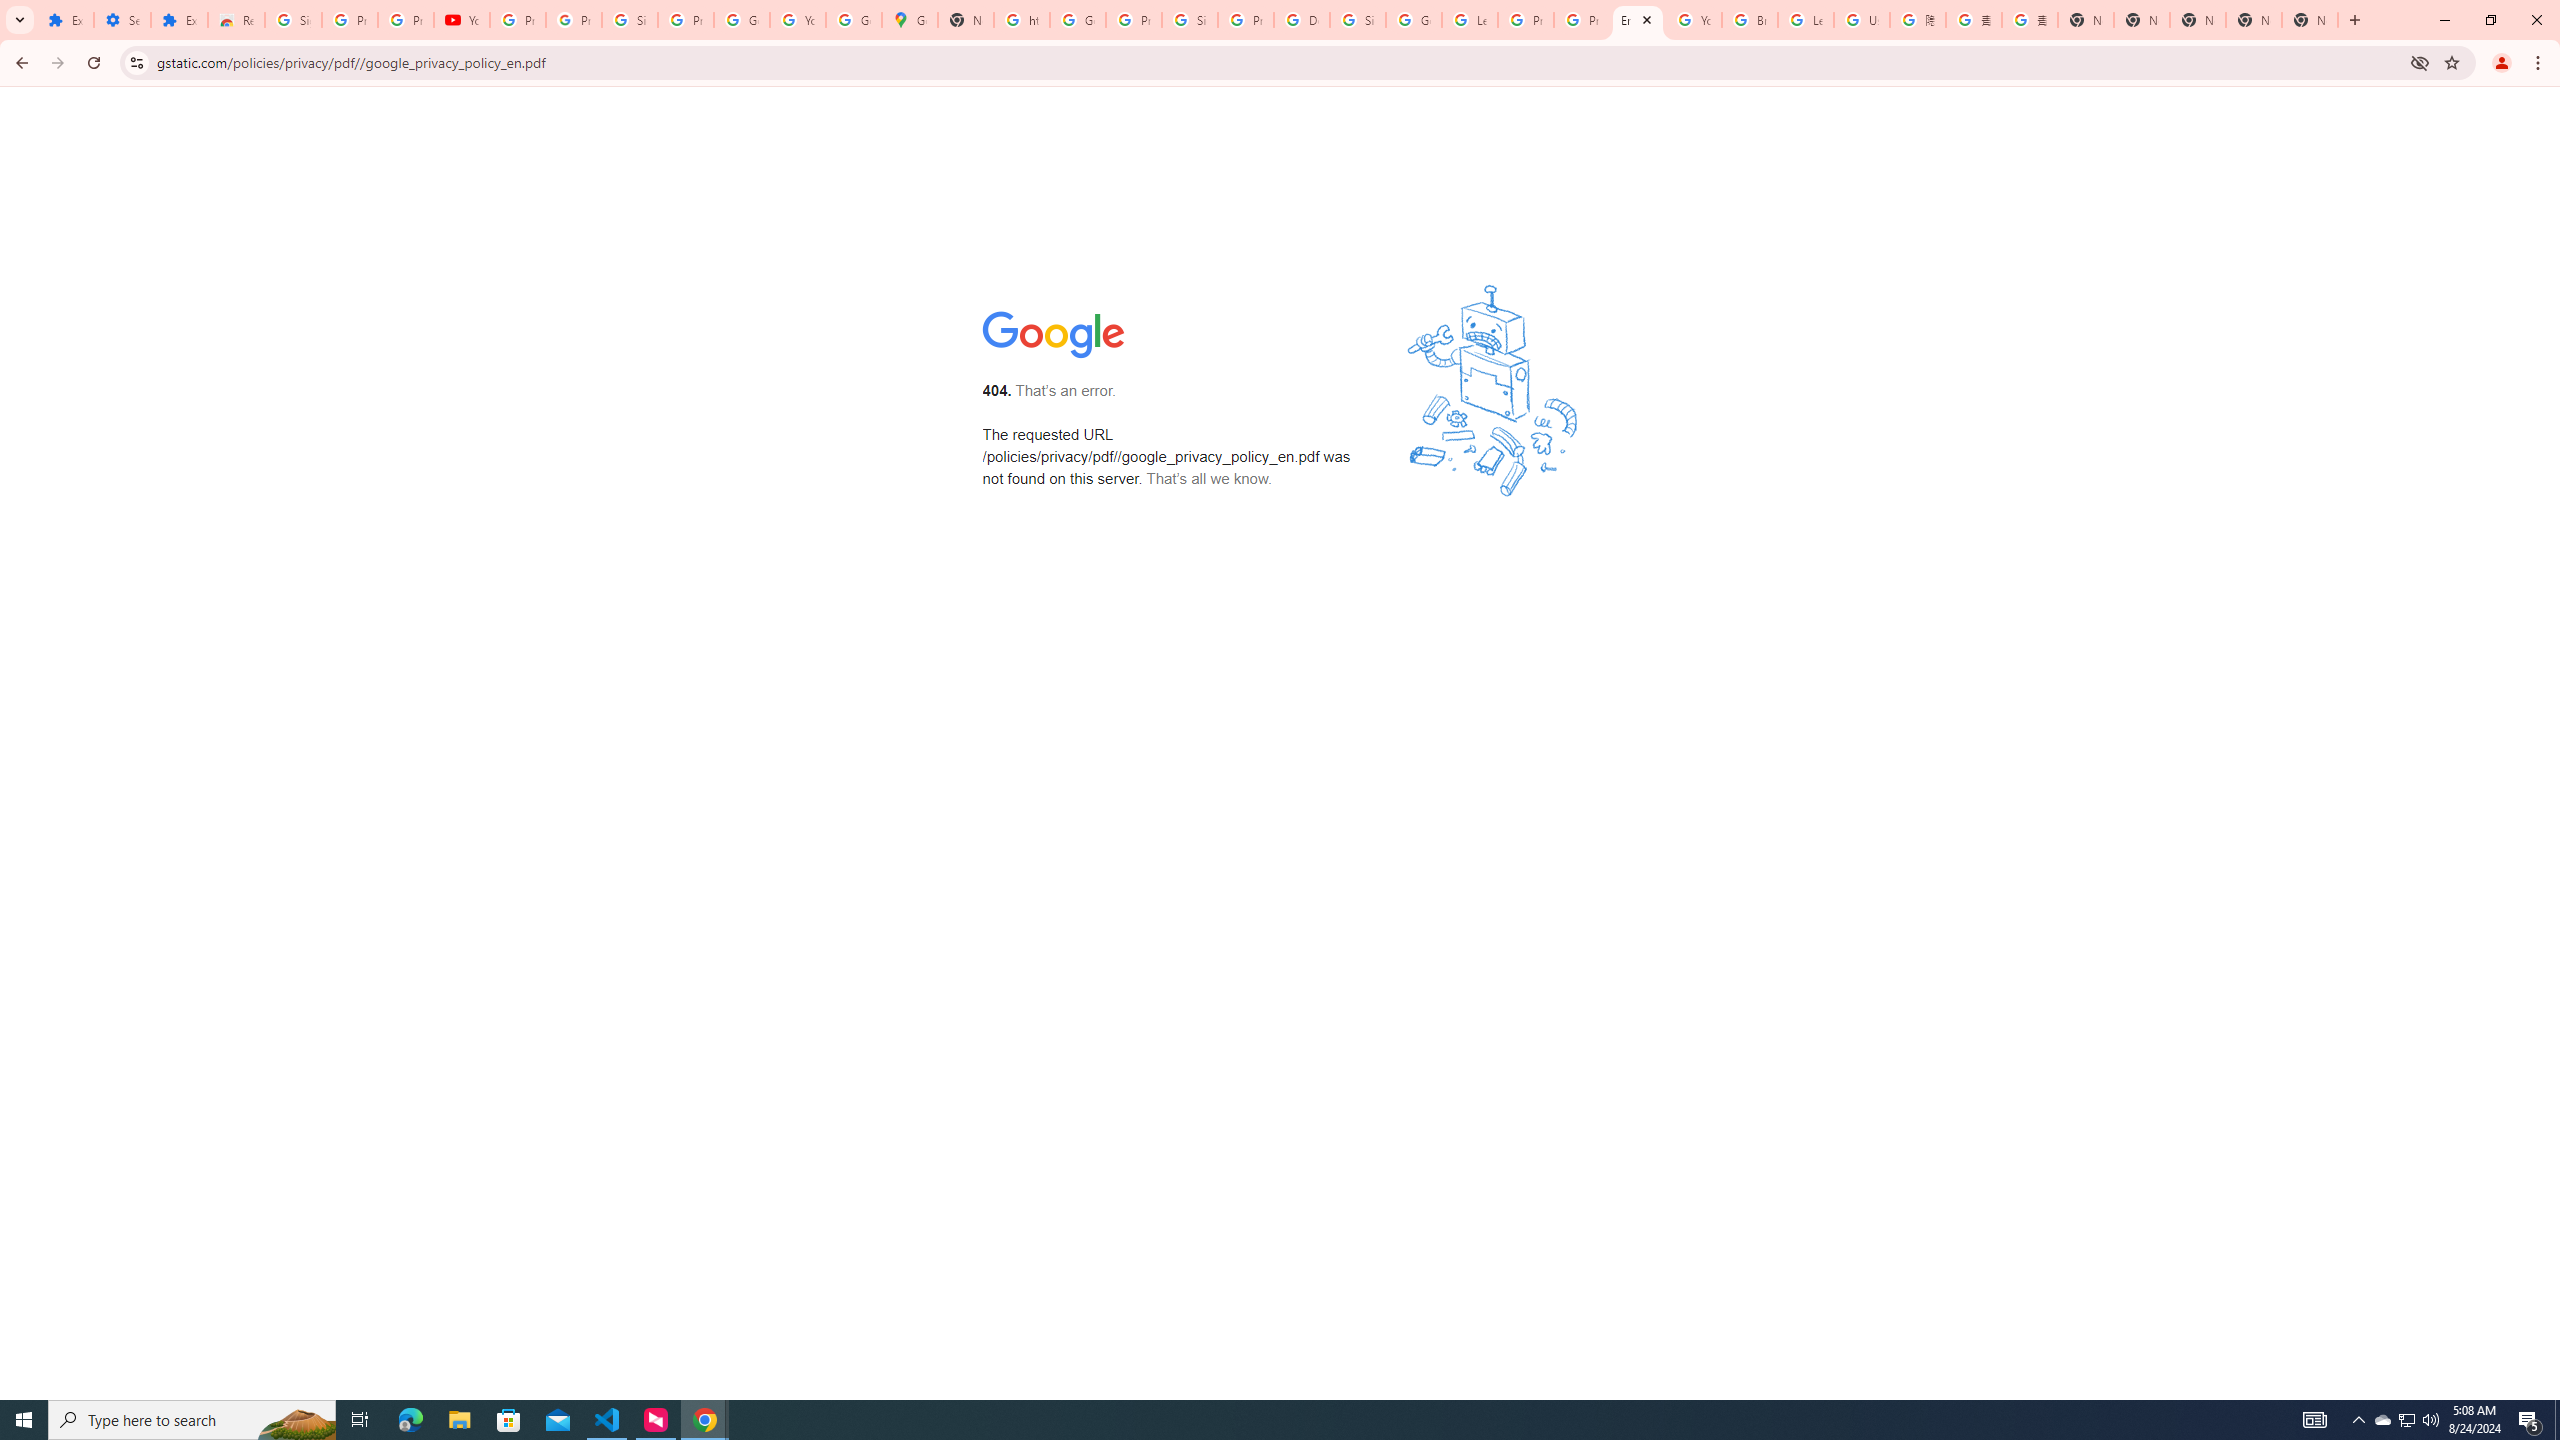 This screenshot has width=2560, height=1440. What do you see at coordinates (236, 19) in the screenshot?
I see `'Reviews: Helix Fruit Jump Arcade Game'` at bounding box center [236, 19].